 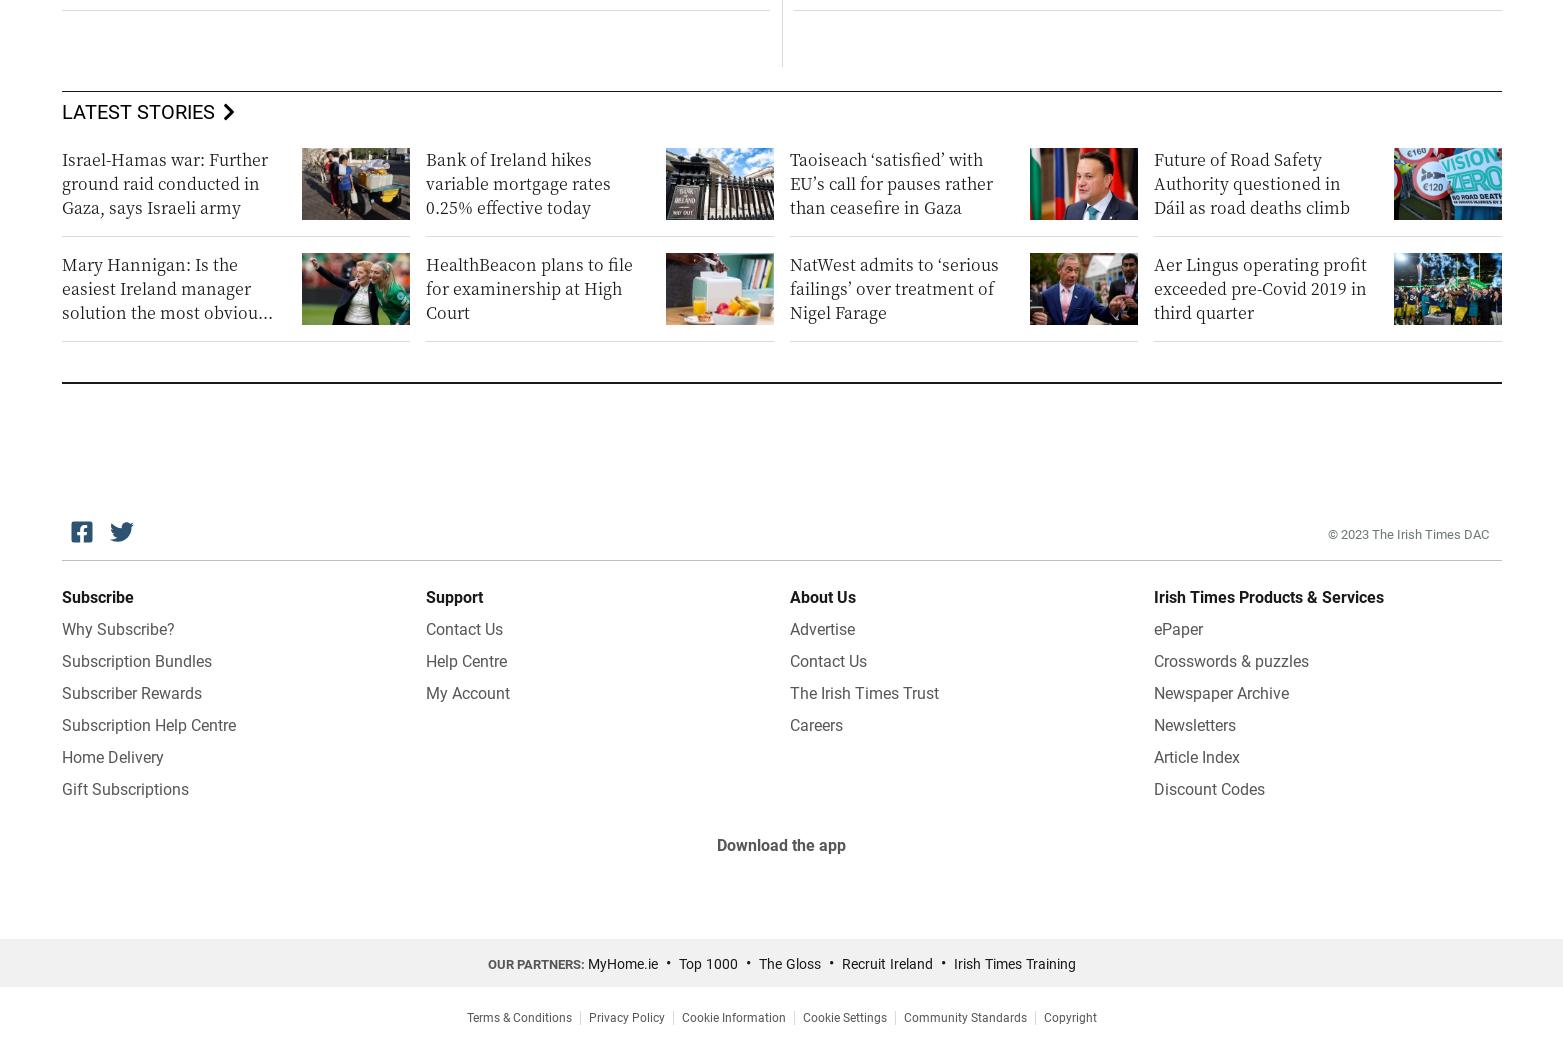 I want to click on 'Help Centre', so click(x=465, y=661).